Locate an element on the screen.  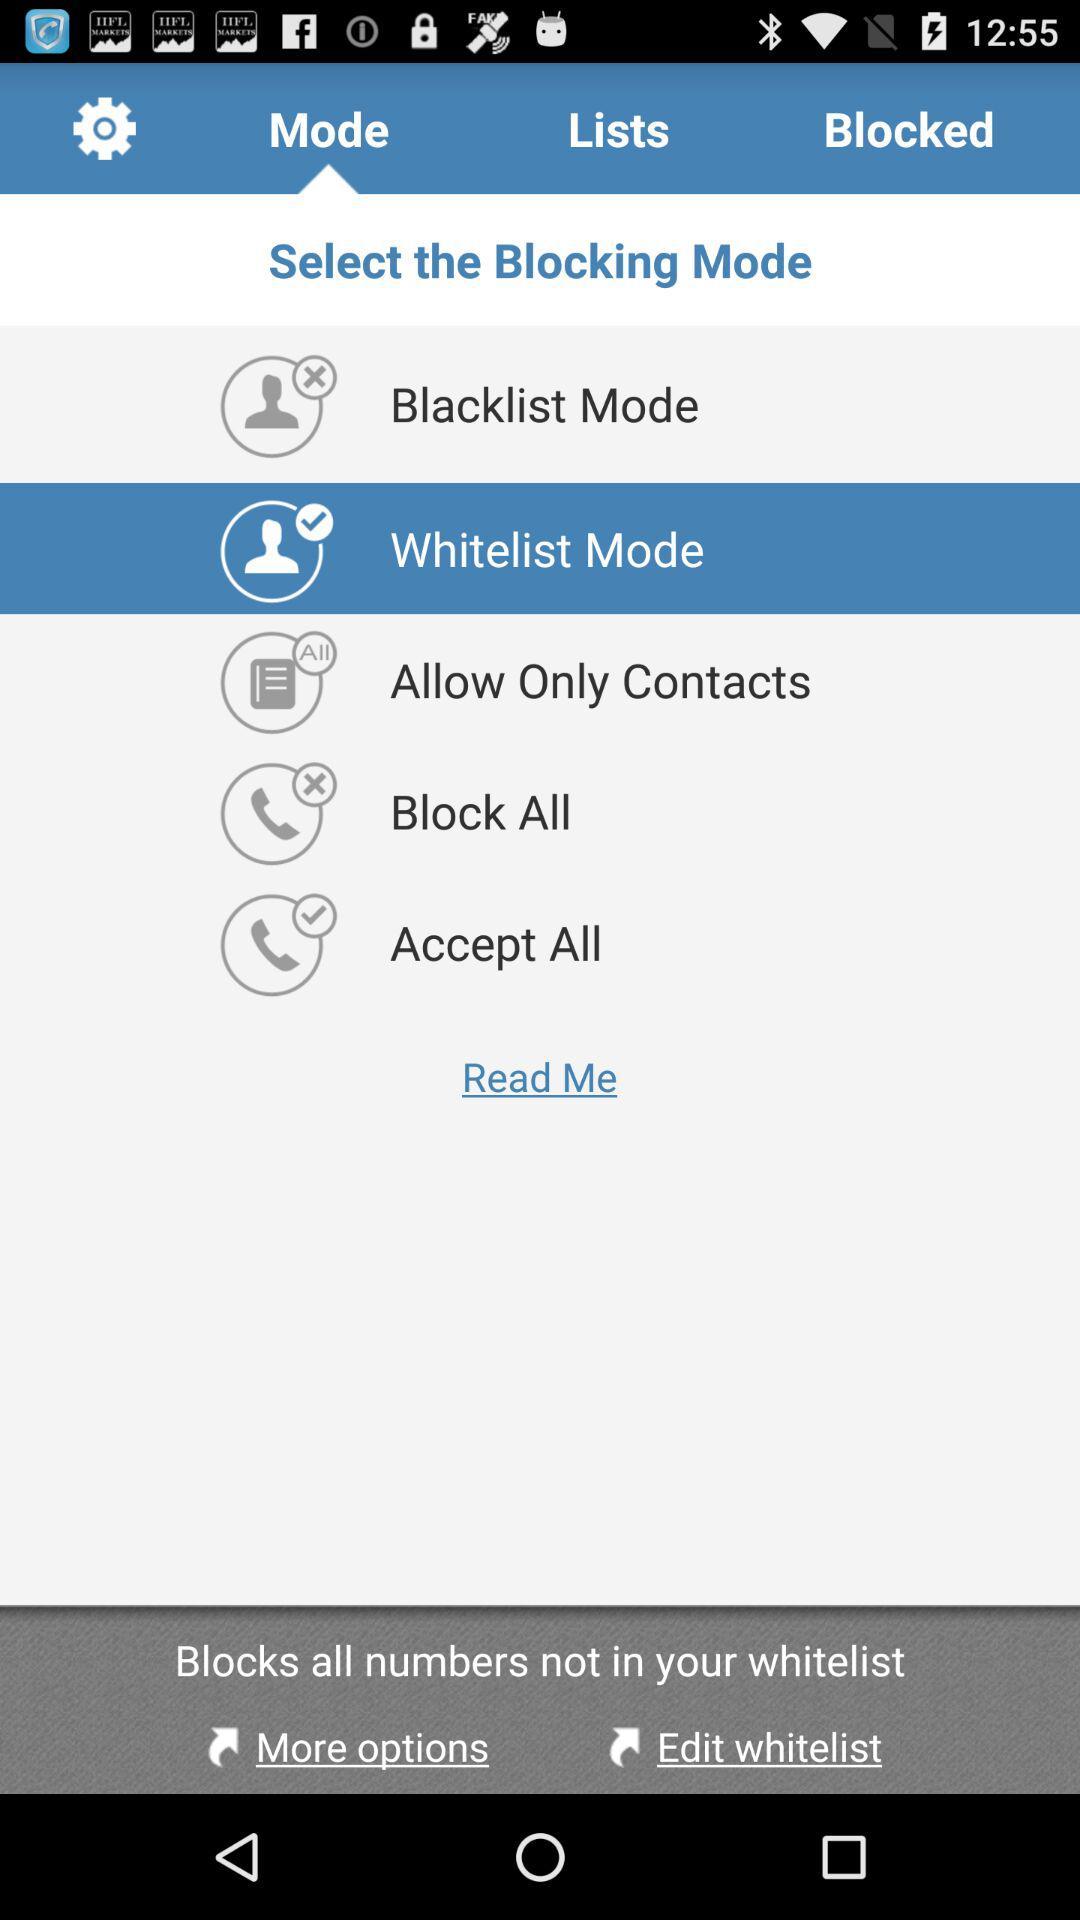
icon to the left of mode app is located at coordinates (104, 127).